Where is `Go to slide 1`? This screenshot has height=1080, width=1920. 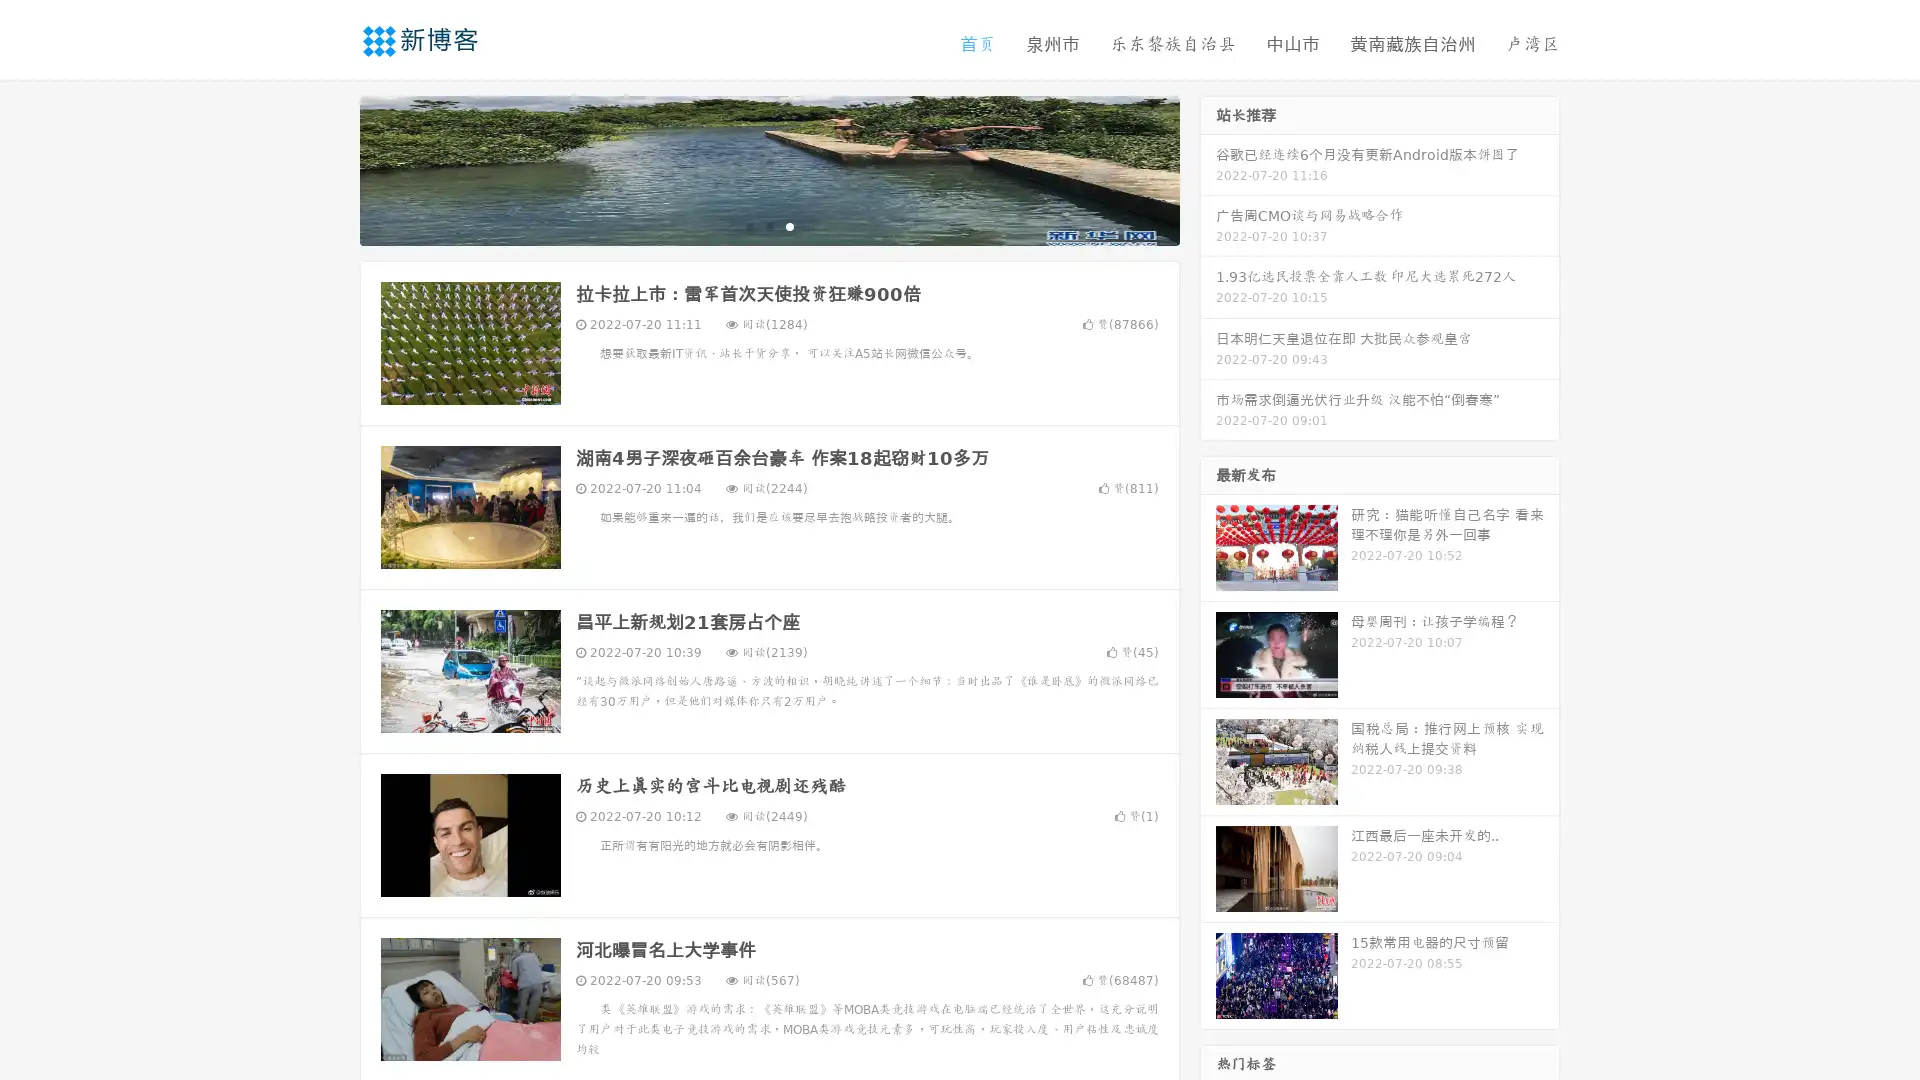 Go to slide 1 is located at coordinates (748, 225).